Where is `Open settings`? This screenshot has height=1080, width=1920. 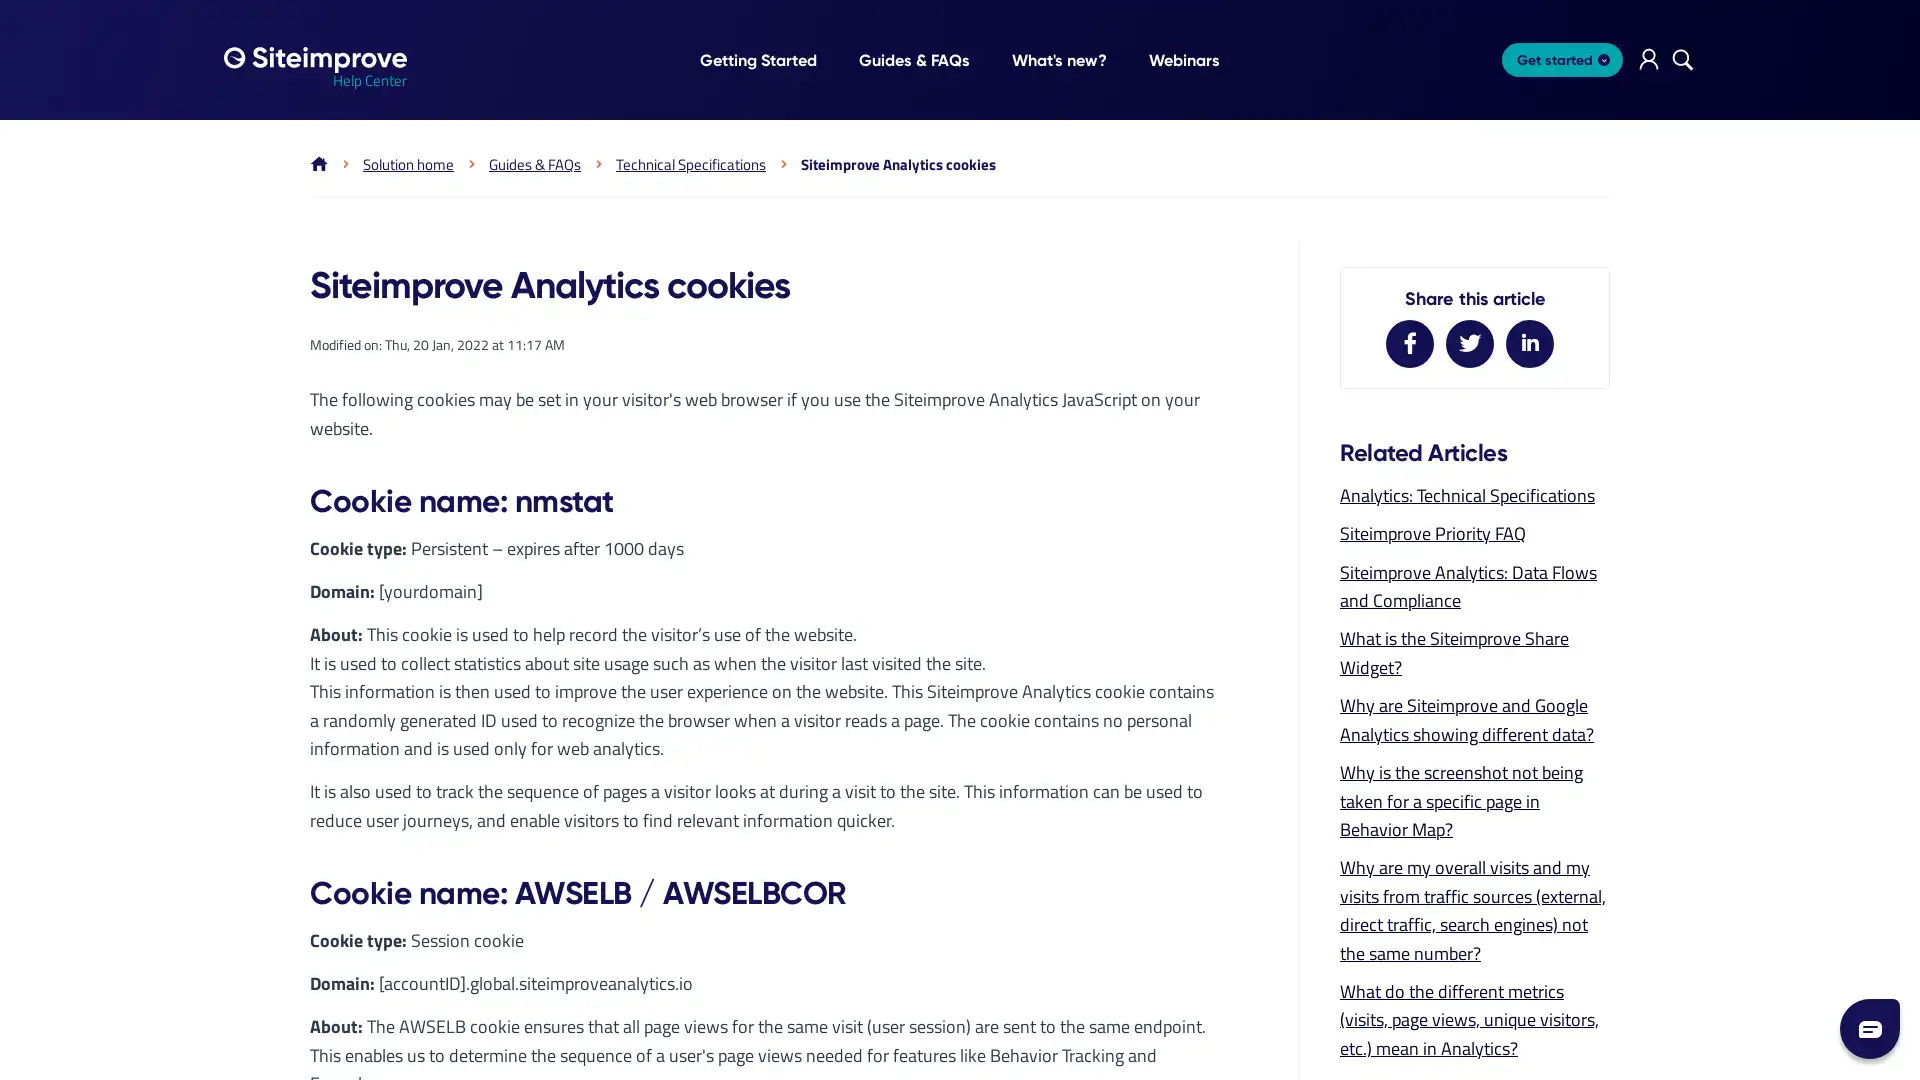
Open settings is located at coordinates (1190, 737).